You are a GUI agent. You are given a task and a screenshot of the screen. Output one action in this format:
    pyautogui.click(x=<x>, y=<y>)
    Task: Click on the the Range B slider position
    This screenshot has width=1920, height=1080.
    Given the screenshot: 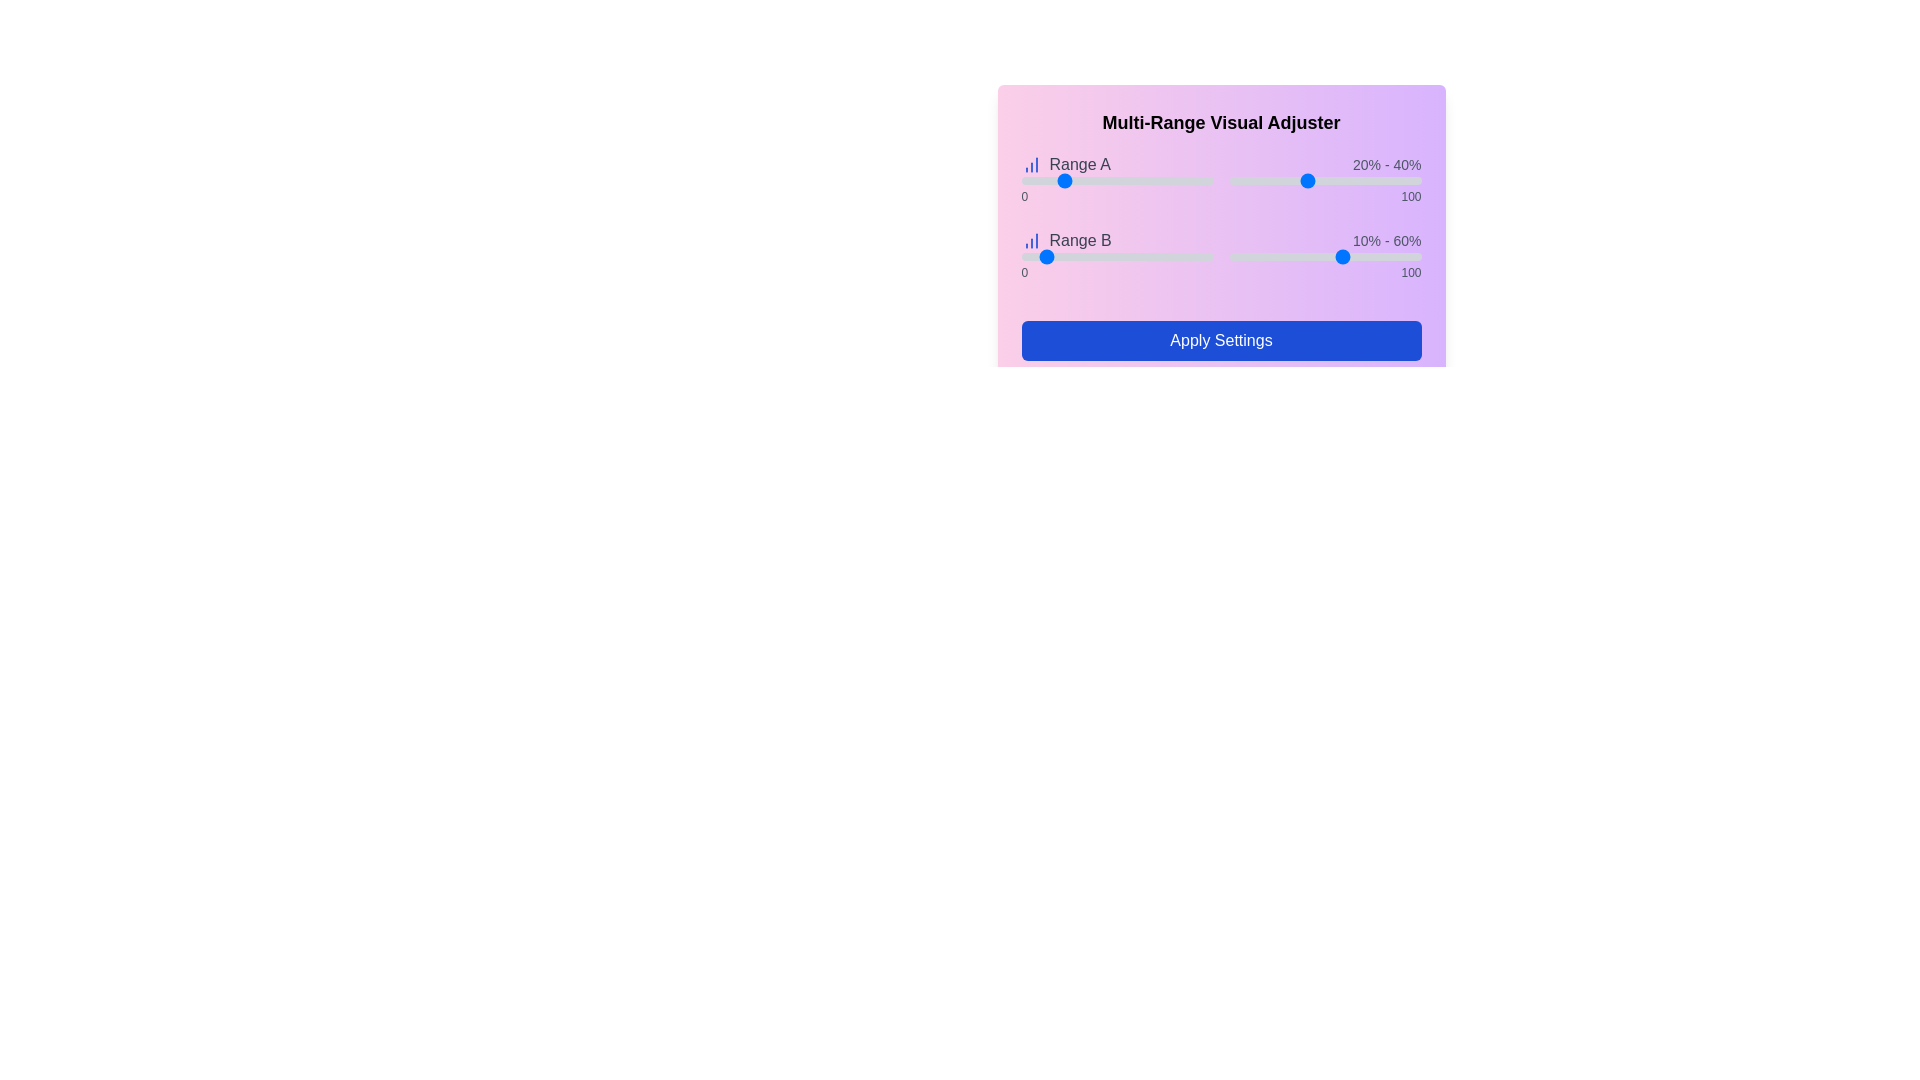 What is the action you would take?
    pyautogui.click(x=1146, y=256)
    